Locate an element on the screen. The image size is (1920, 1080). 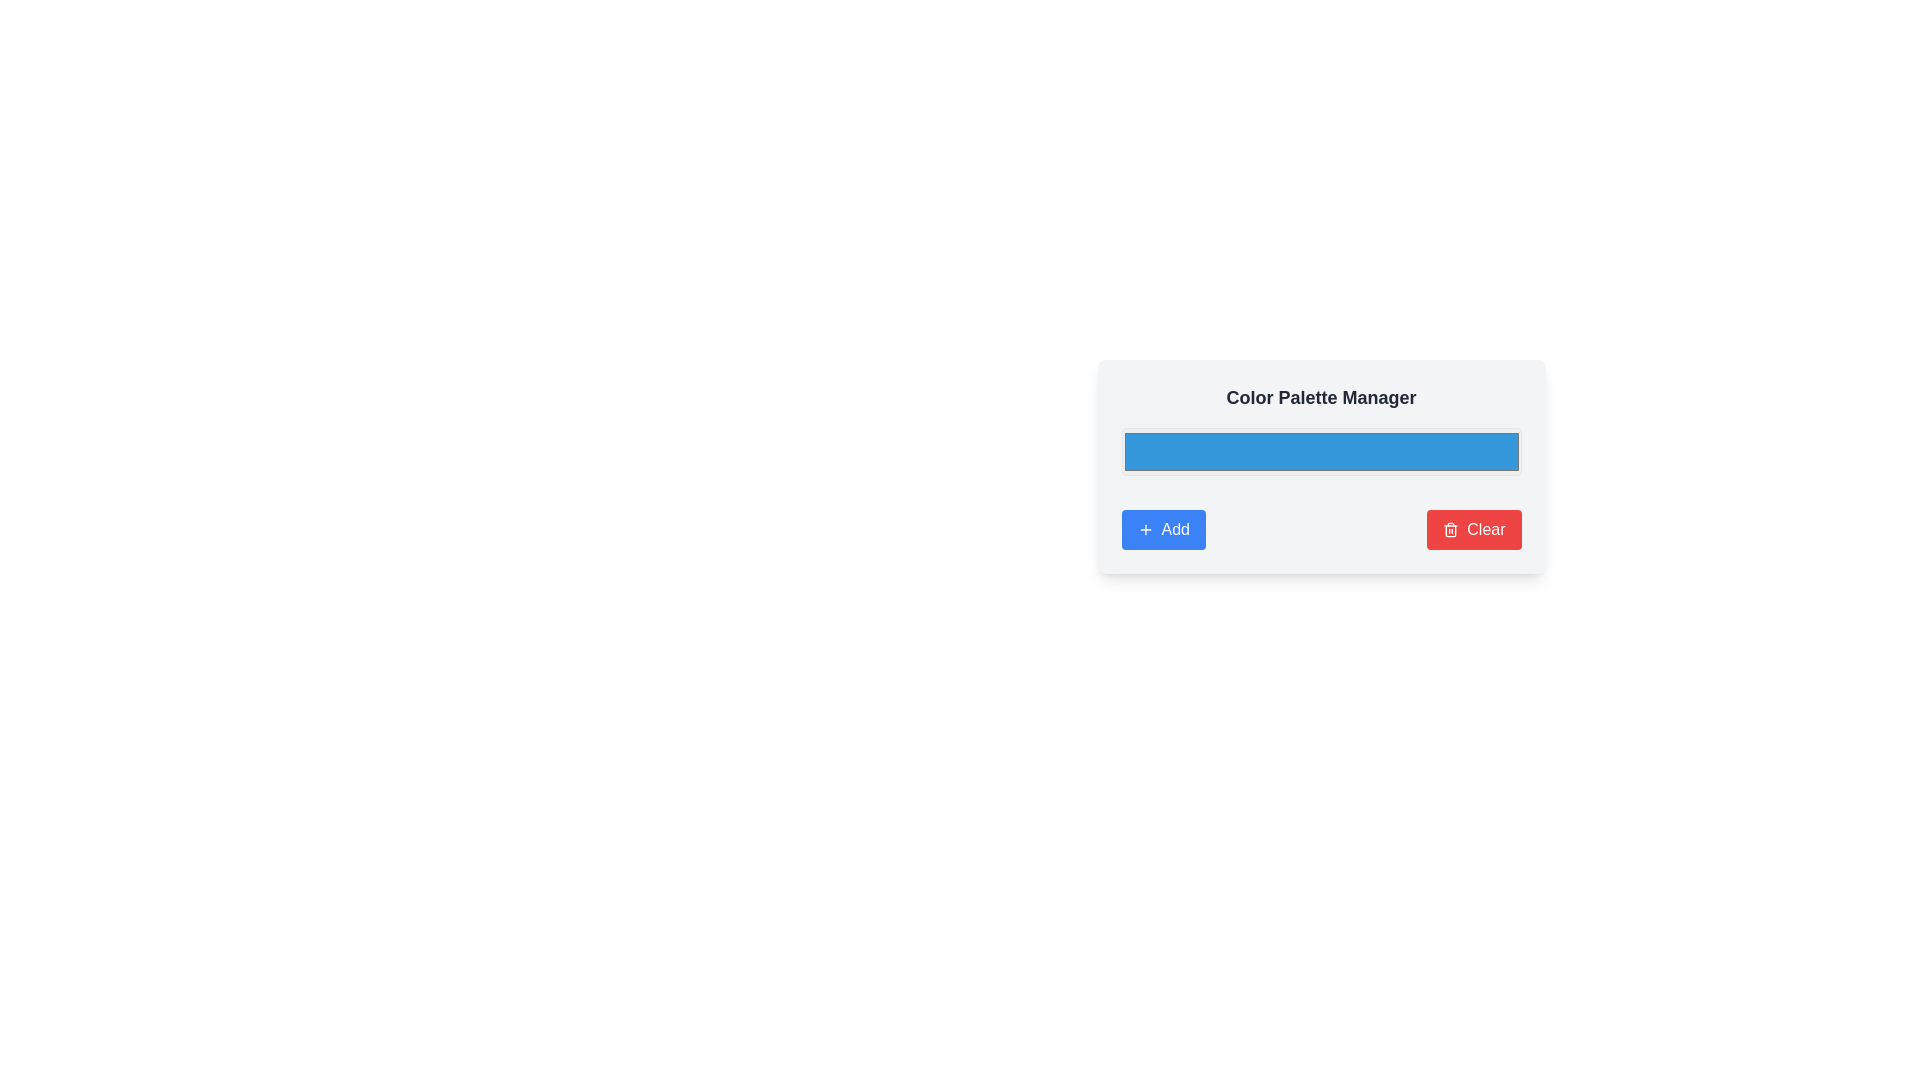
the Text header indicating the purpose of managing a color palette, which is located above the color picker input field and two action buttons labeled Add and Clear is located at coordinates (1321, 397).